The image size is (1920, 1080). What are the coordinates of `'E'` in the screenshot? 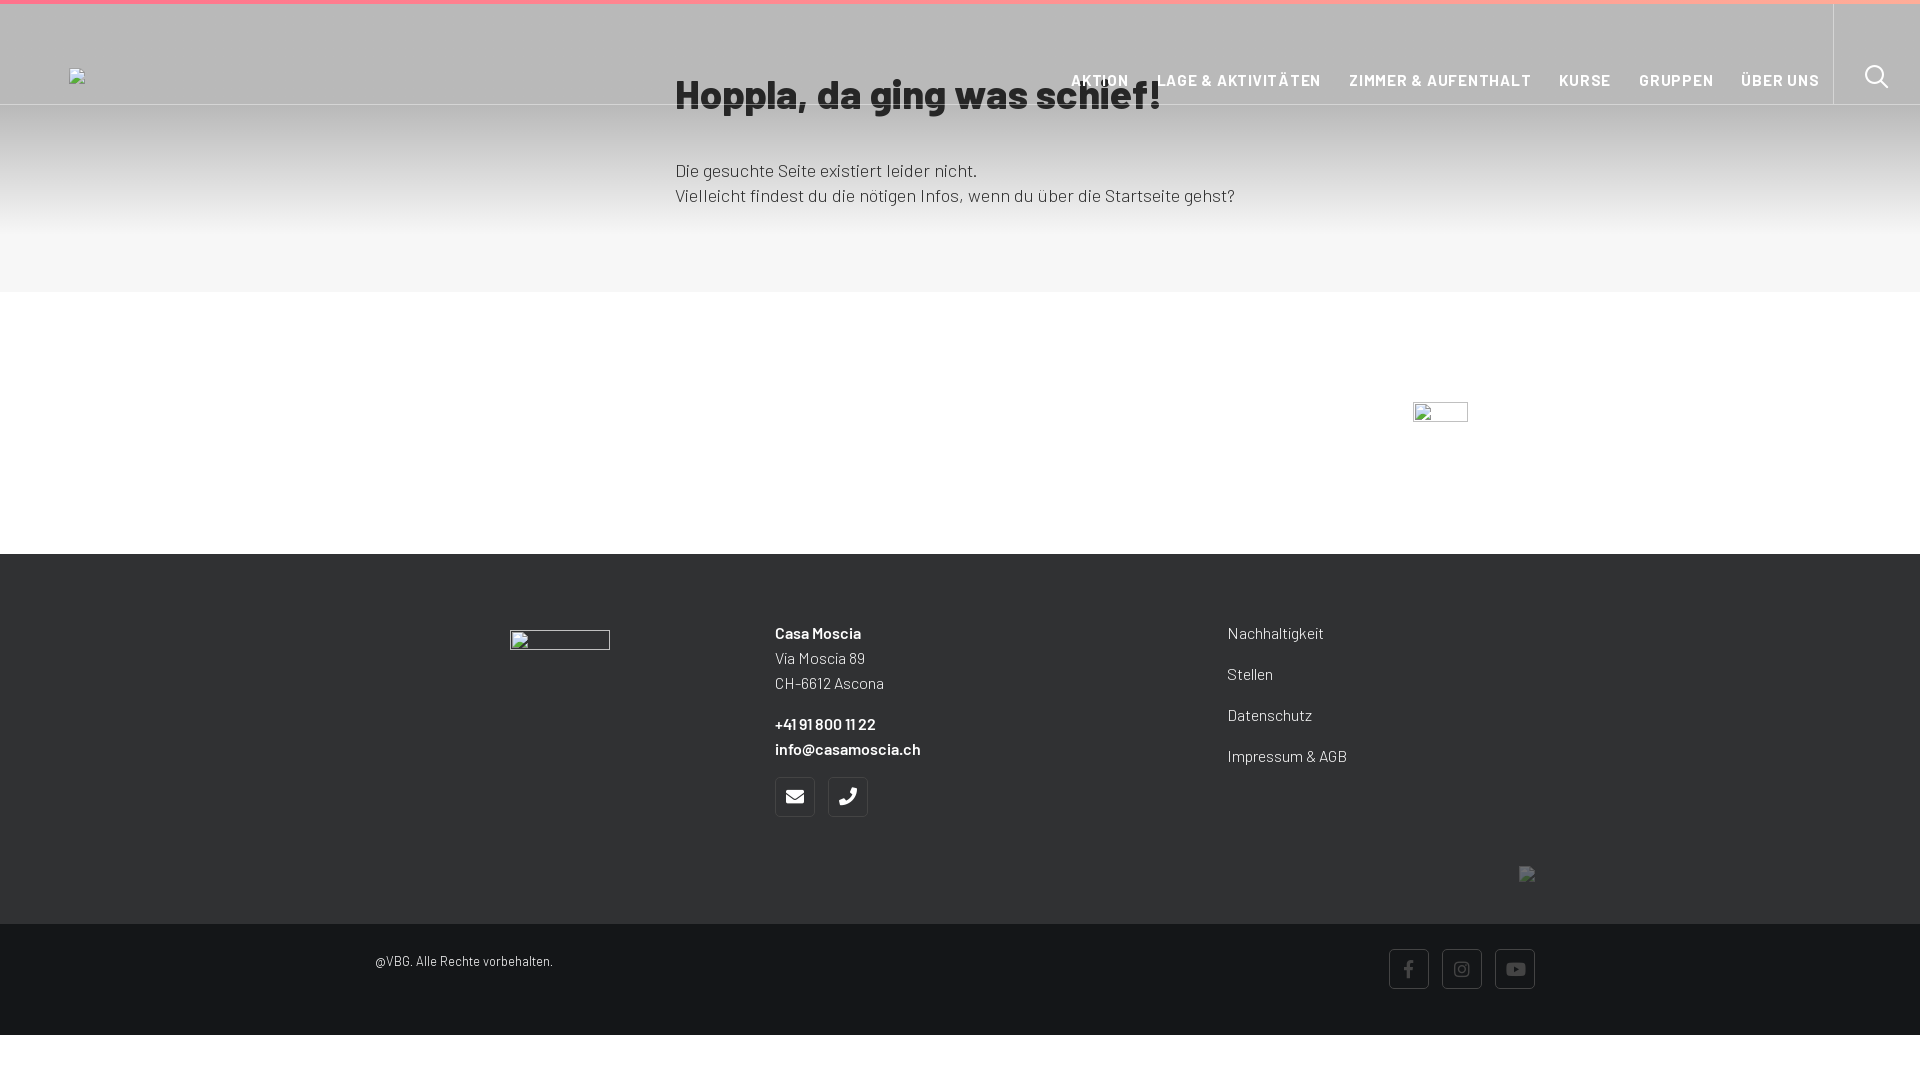 It's located at (794, 796).